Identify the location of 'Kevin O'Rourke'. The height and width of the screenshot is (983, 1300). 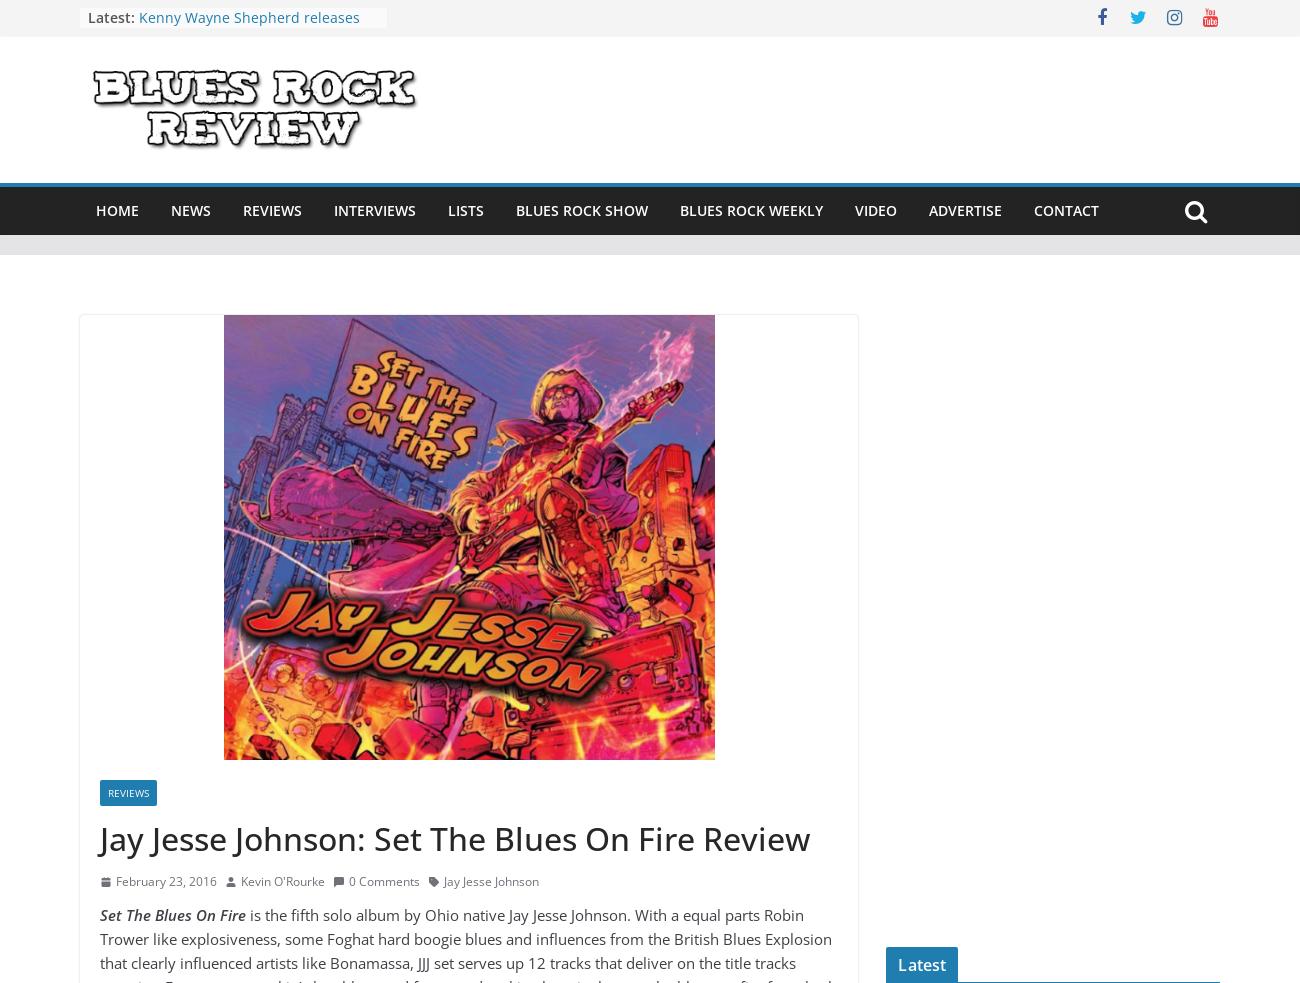
(283, 880).